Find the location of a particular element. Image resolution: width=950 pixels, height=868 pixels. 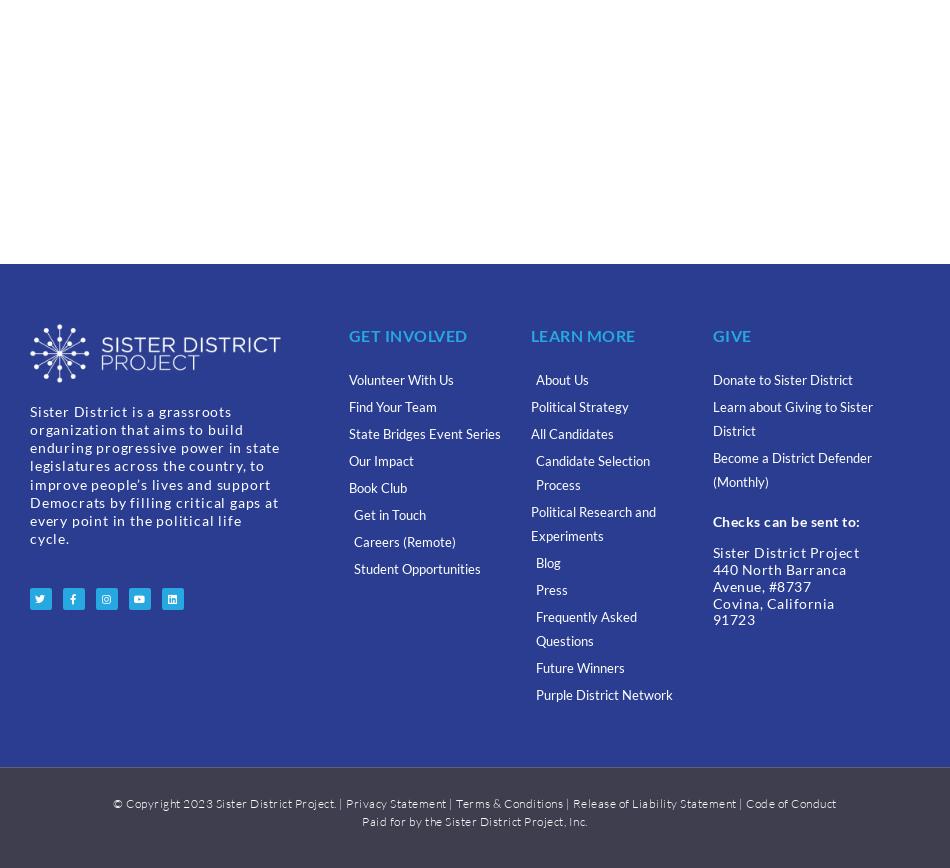

'All Candidates' is located at coordinates (530, 434).